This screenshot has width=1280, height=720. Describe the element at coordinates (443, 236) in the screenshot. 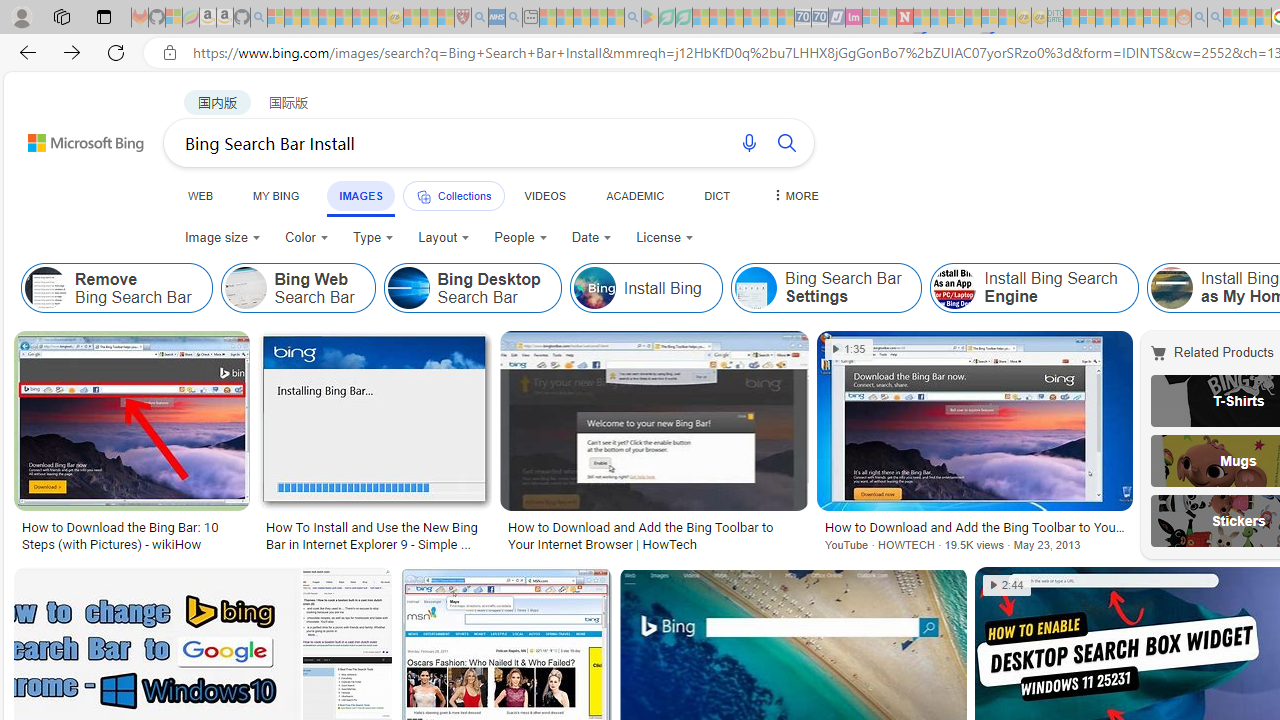

I see `'Layout'` at that location.